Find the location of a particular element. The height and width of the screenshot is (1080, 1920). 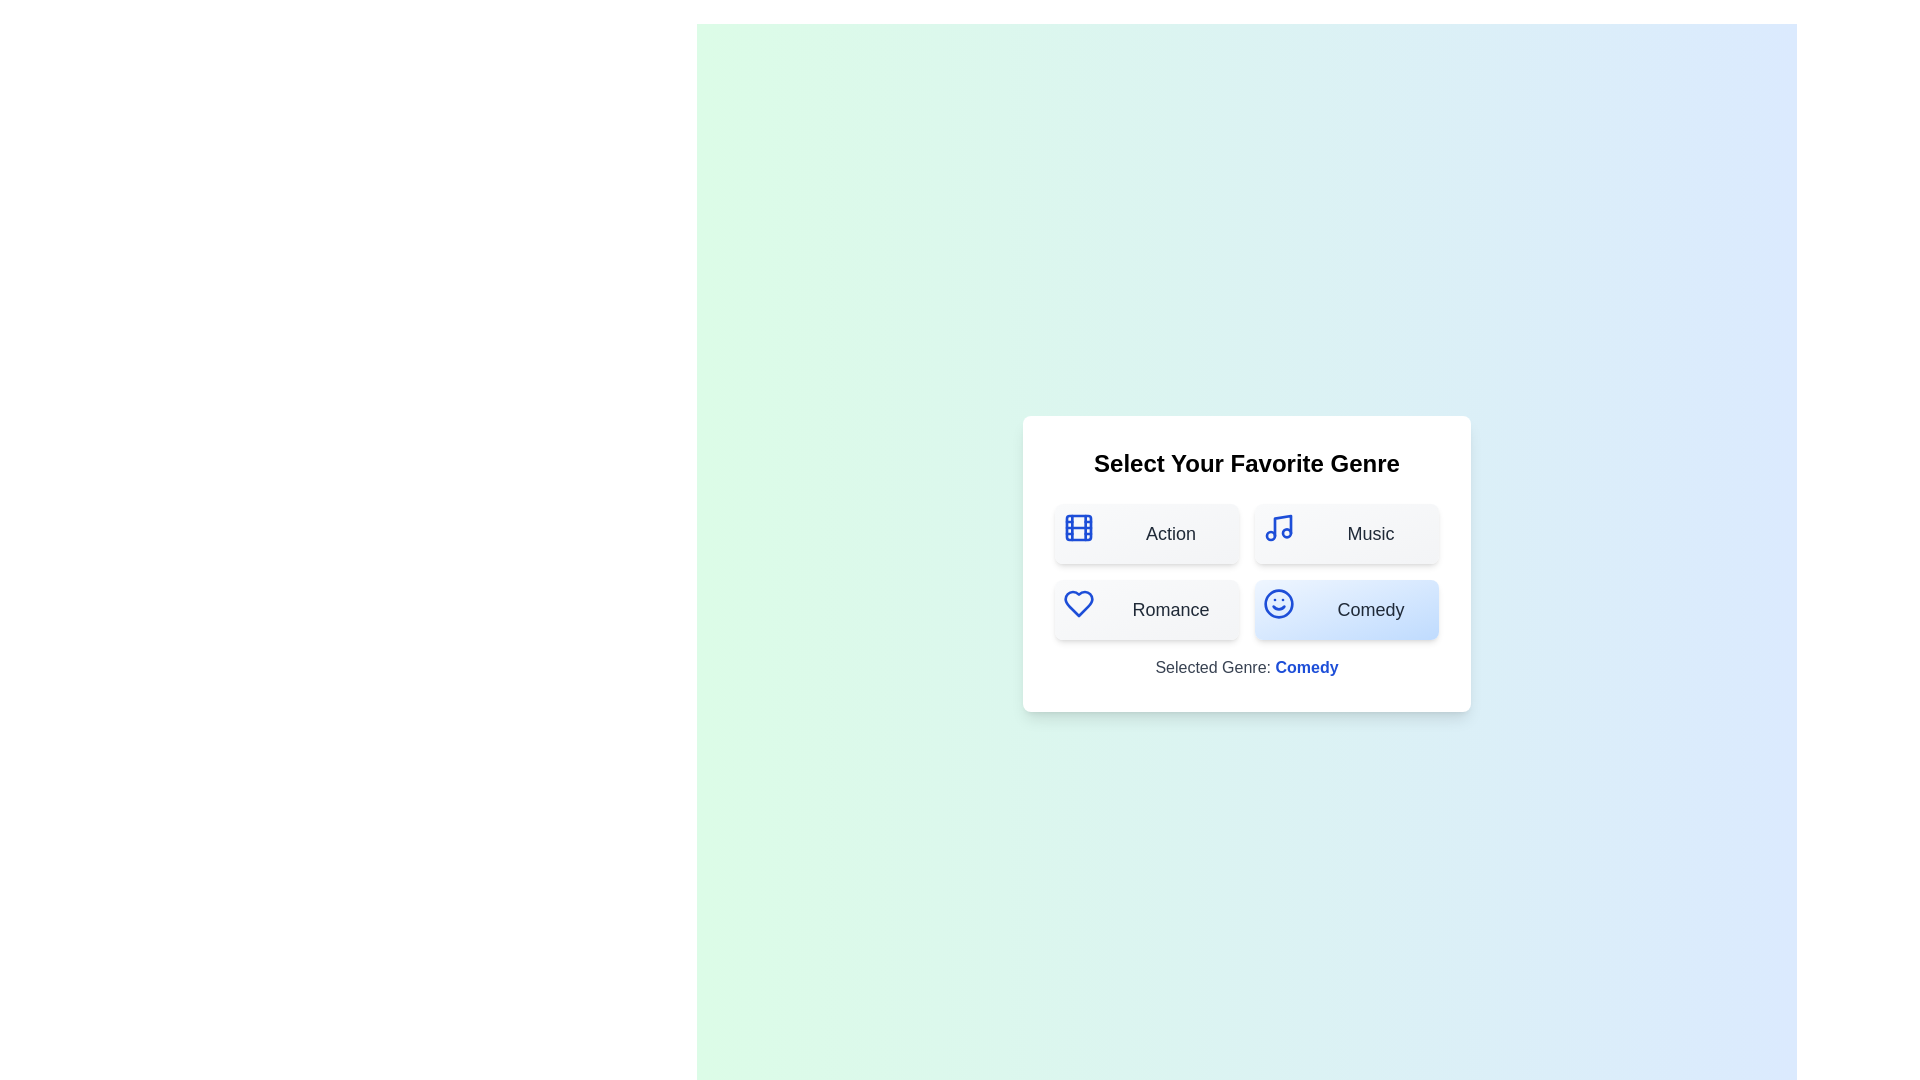

text of the 'Music' label, which is styled with a medium font weight and gray color, located in the upper-right button under the heading 'Select Your Favorite Genre' is located at coordinates (1370, 532).